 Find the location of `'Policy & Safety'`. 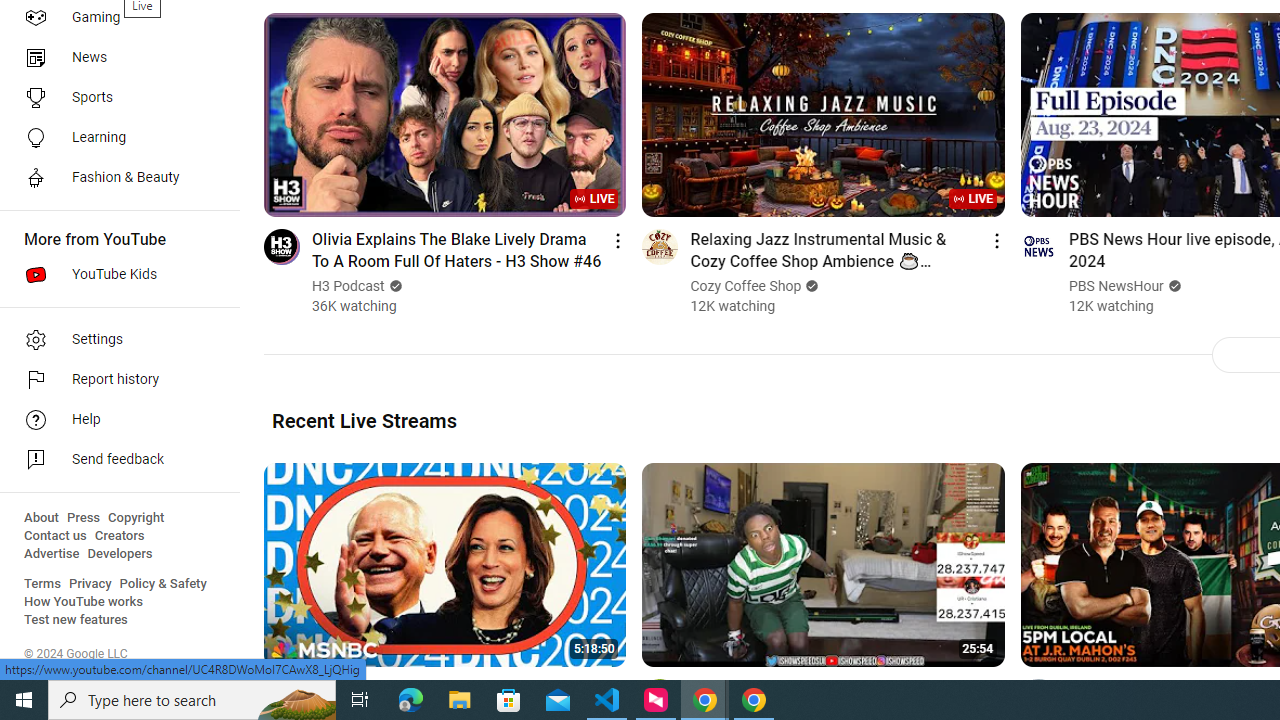

'Policy & Safety' is located at coordinates (163, 584).